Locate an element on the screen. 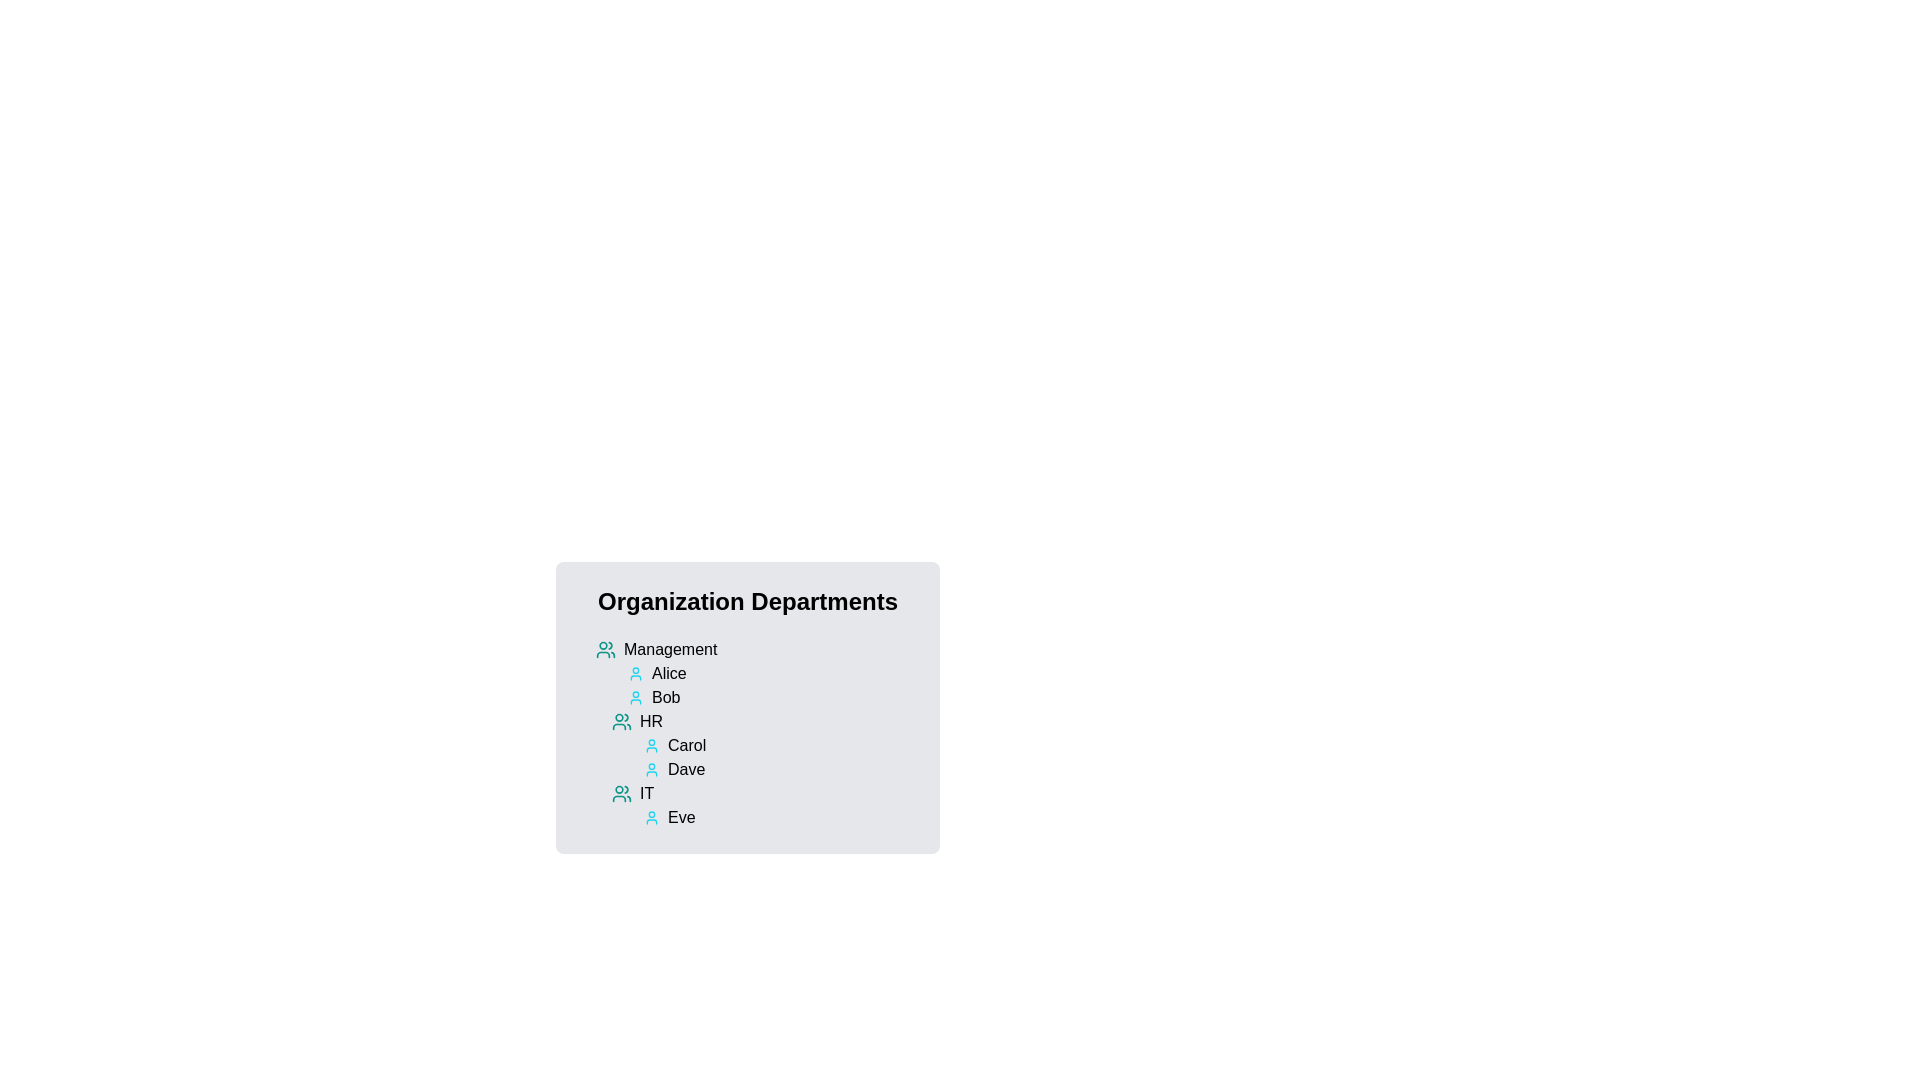  the non-interactive text label named 'Carol' in the 'HR' category of the organization chart, which is the third item in the list between 'Bob' and 'Dave' is located at coordinates (687, 745).